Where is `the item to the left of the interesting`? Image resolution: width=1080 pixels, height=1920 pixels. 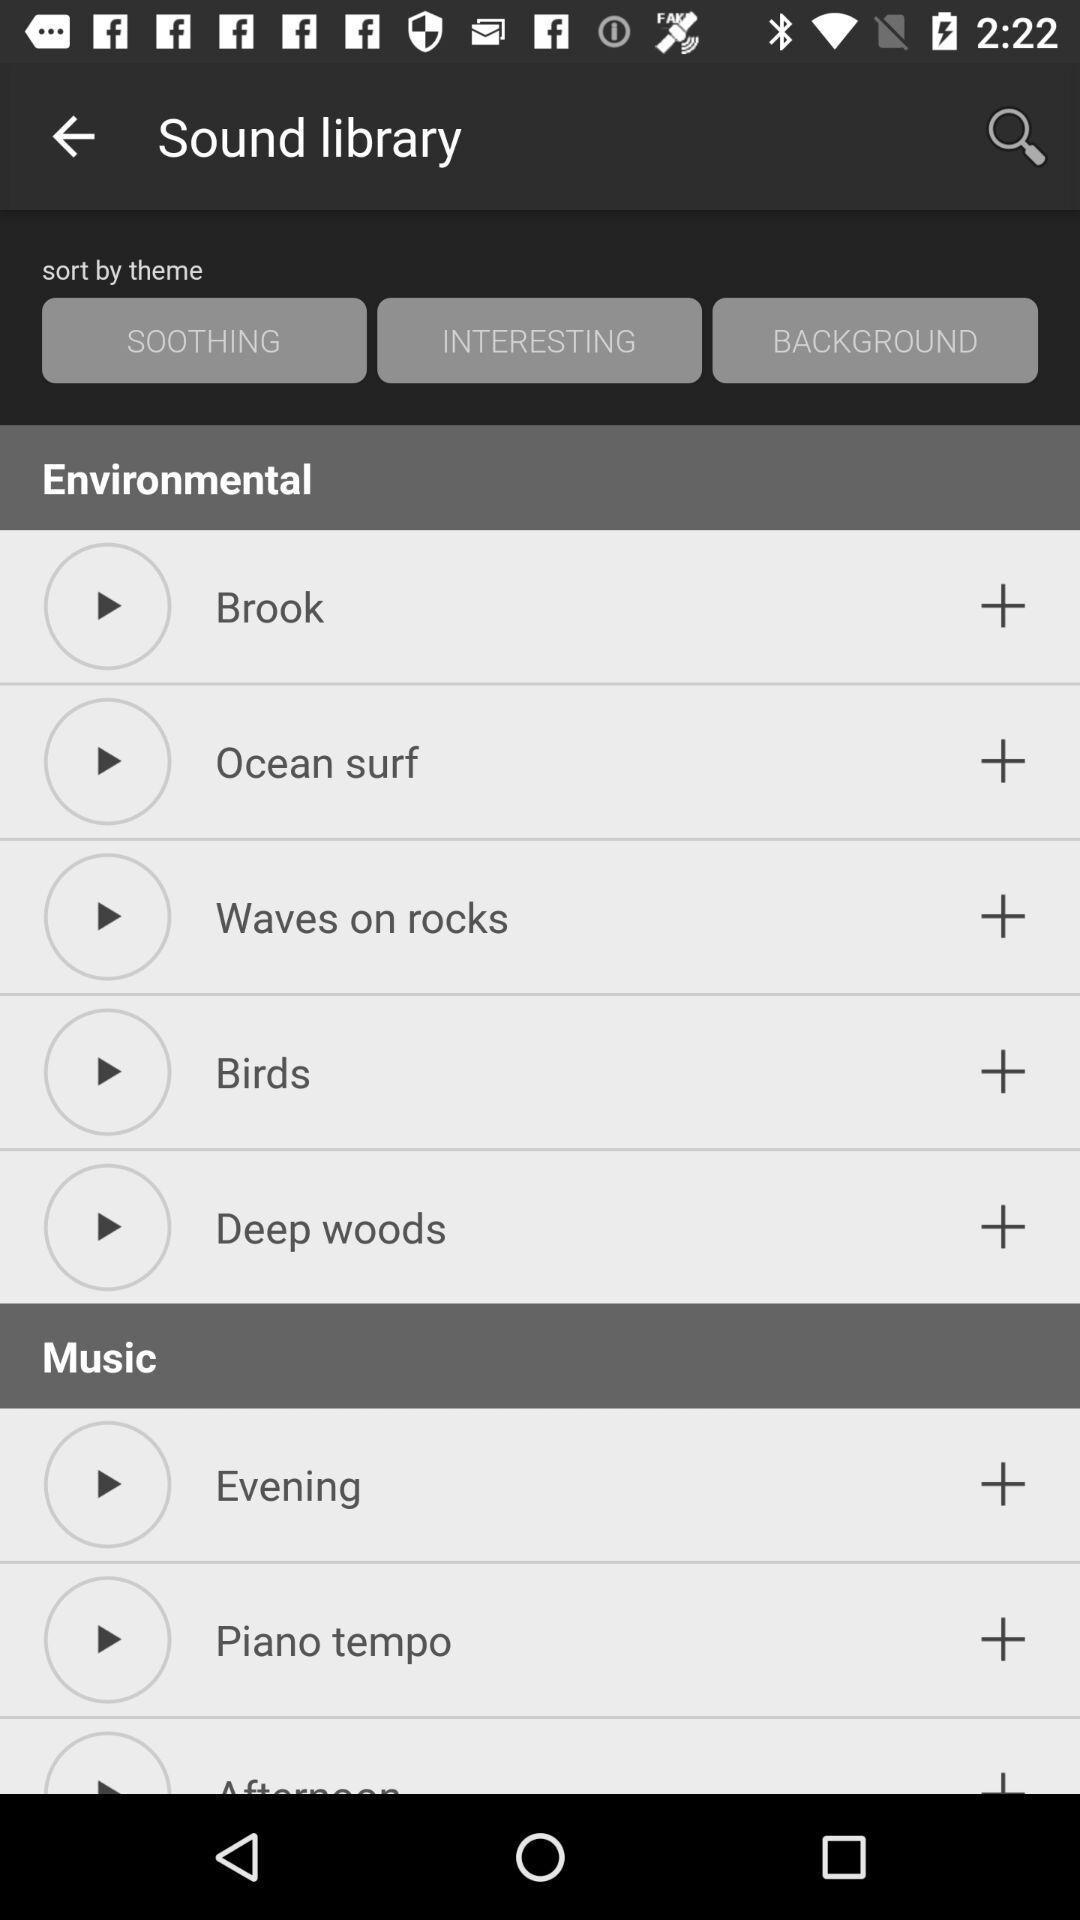
the item to the left of the interesting is located at coordinates (204, 340).